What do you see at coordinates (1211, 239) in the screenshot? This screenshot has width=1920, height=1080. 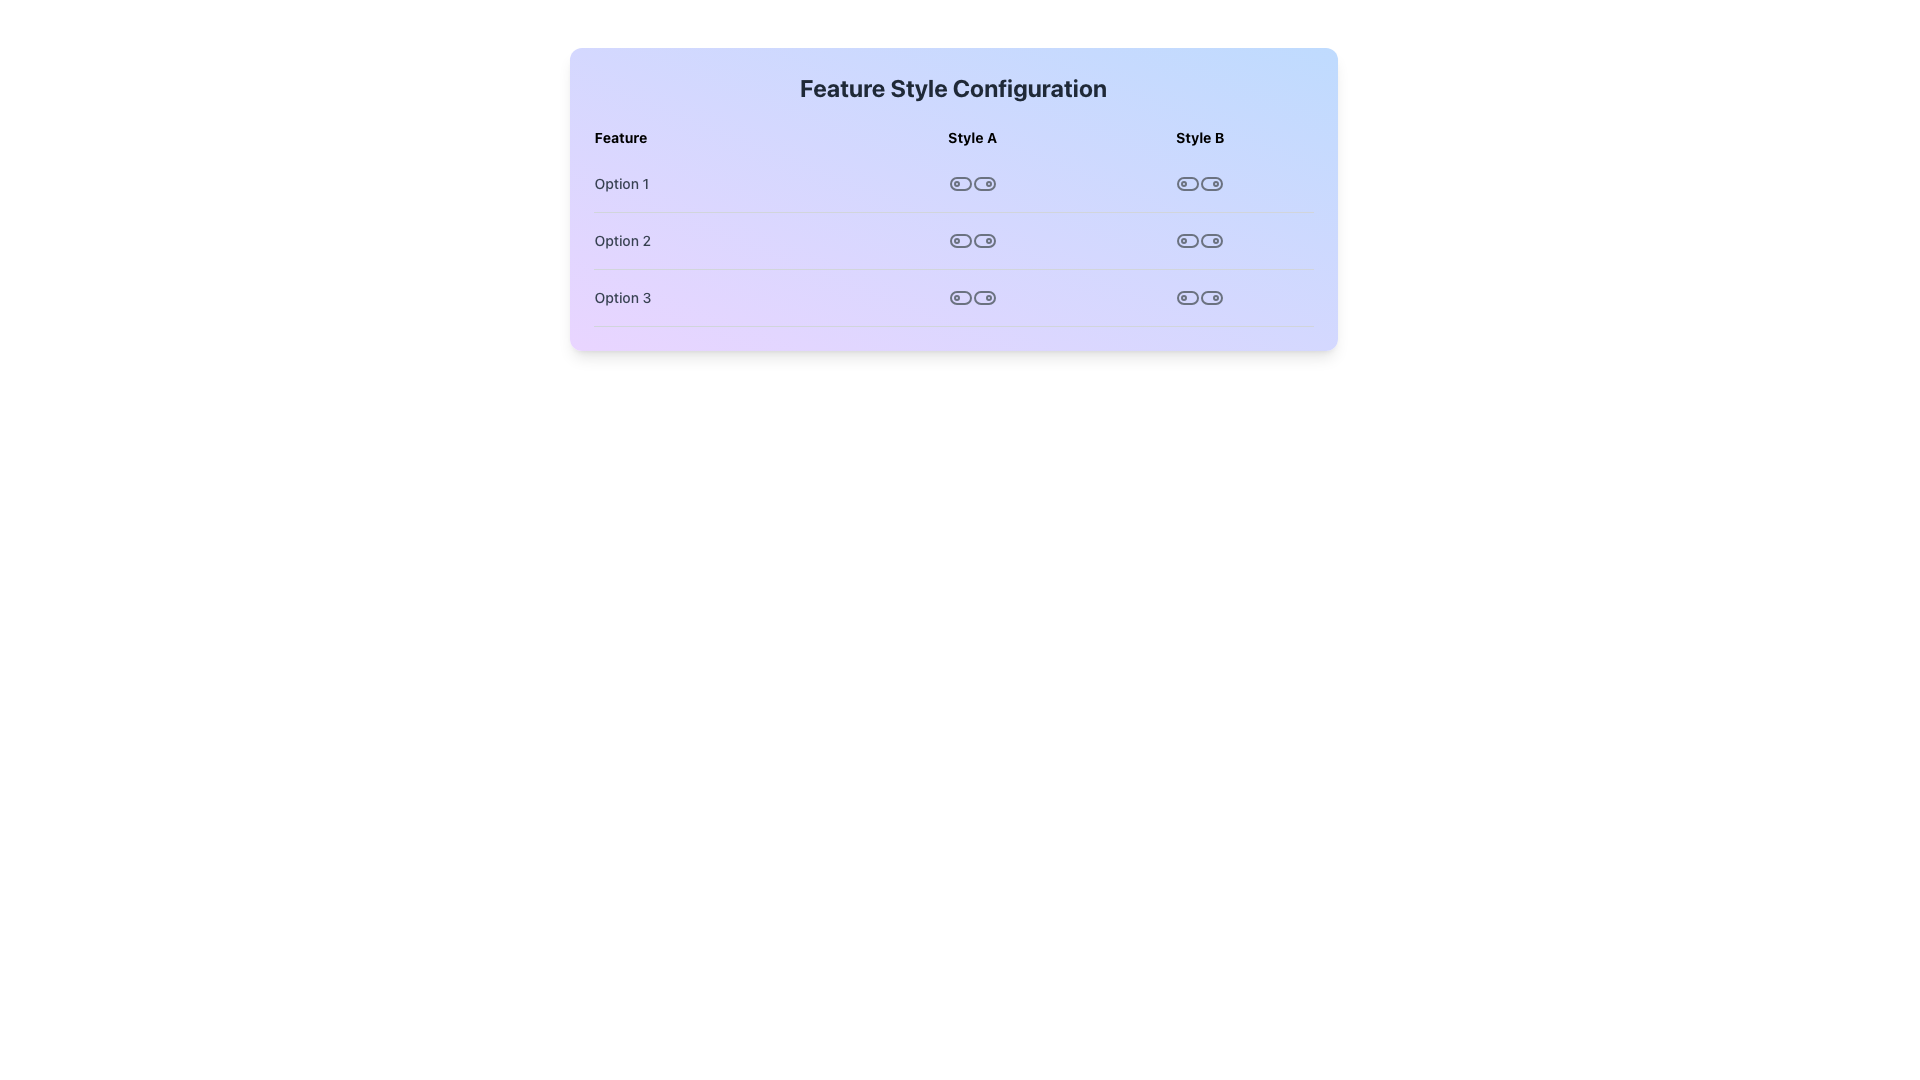 I see `the toggle switch for 'Option 2' in the 'Style B' column` at bounding box center [1211, 239].